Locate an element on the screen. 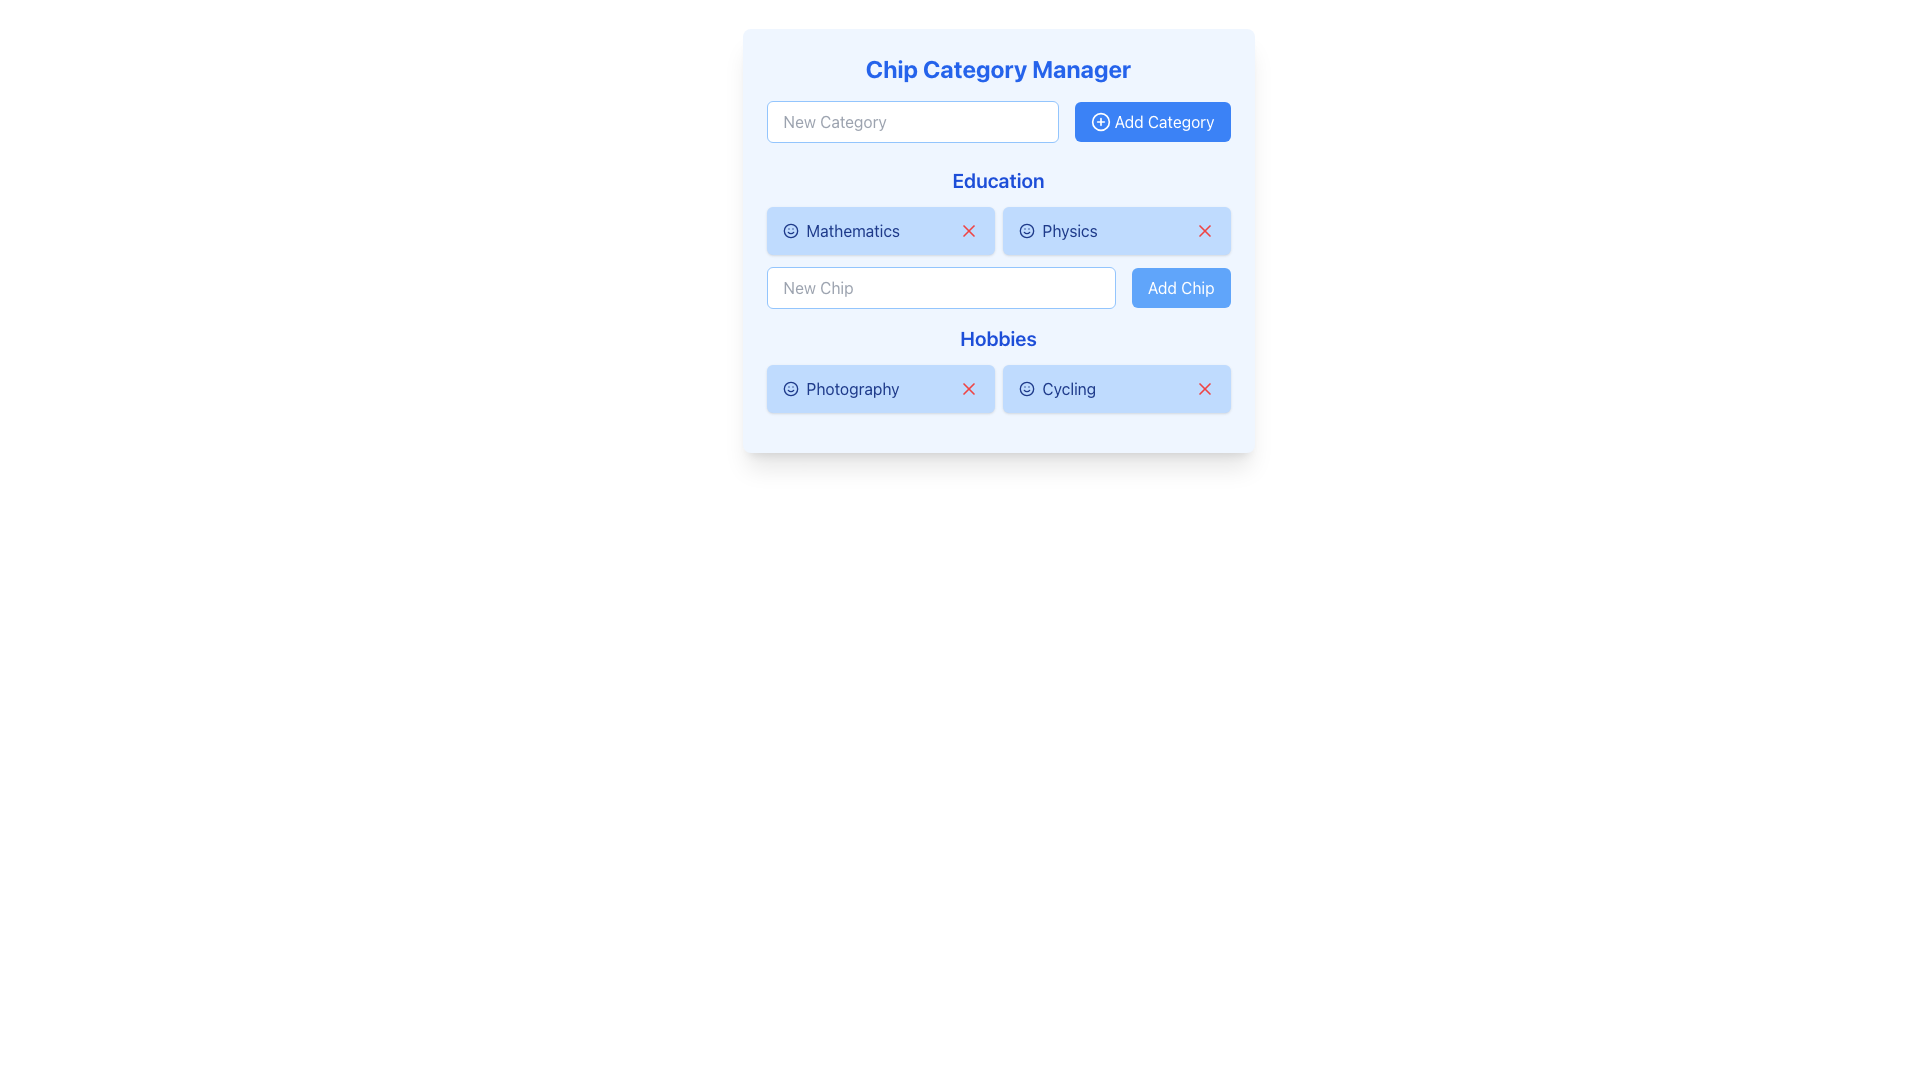  the 'Cycling' interactive chip, which is the second button in the horizontal list under the 'Hobbies' section is located at coordinates (1115, 389).